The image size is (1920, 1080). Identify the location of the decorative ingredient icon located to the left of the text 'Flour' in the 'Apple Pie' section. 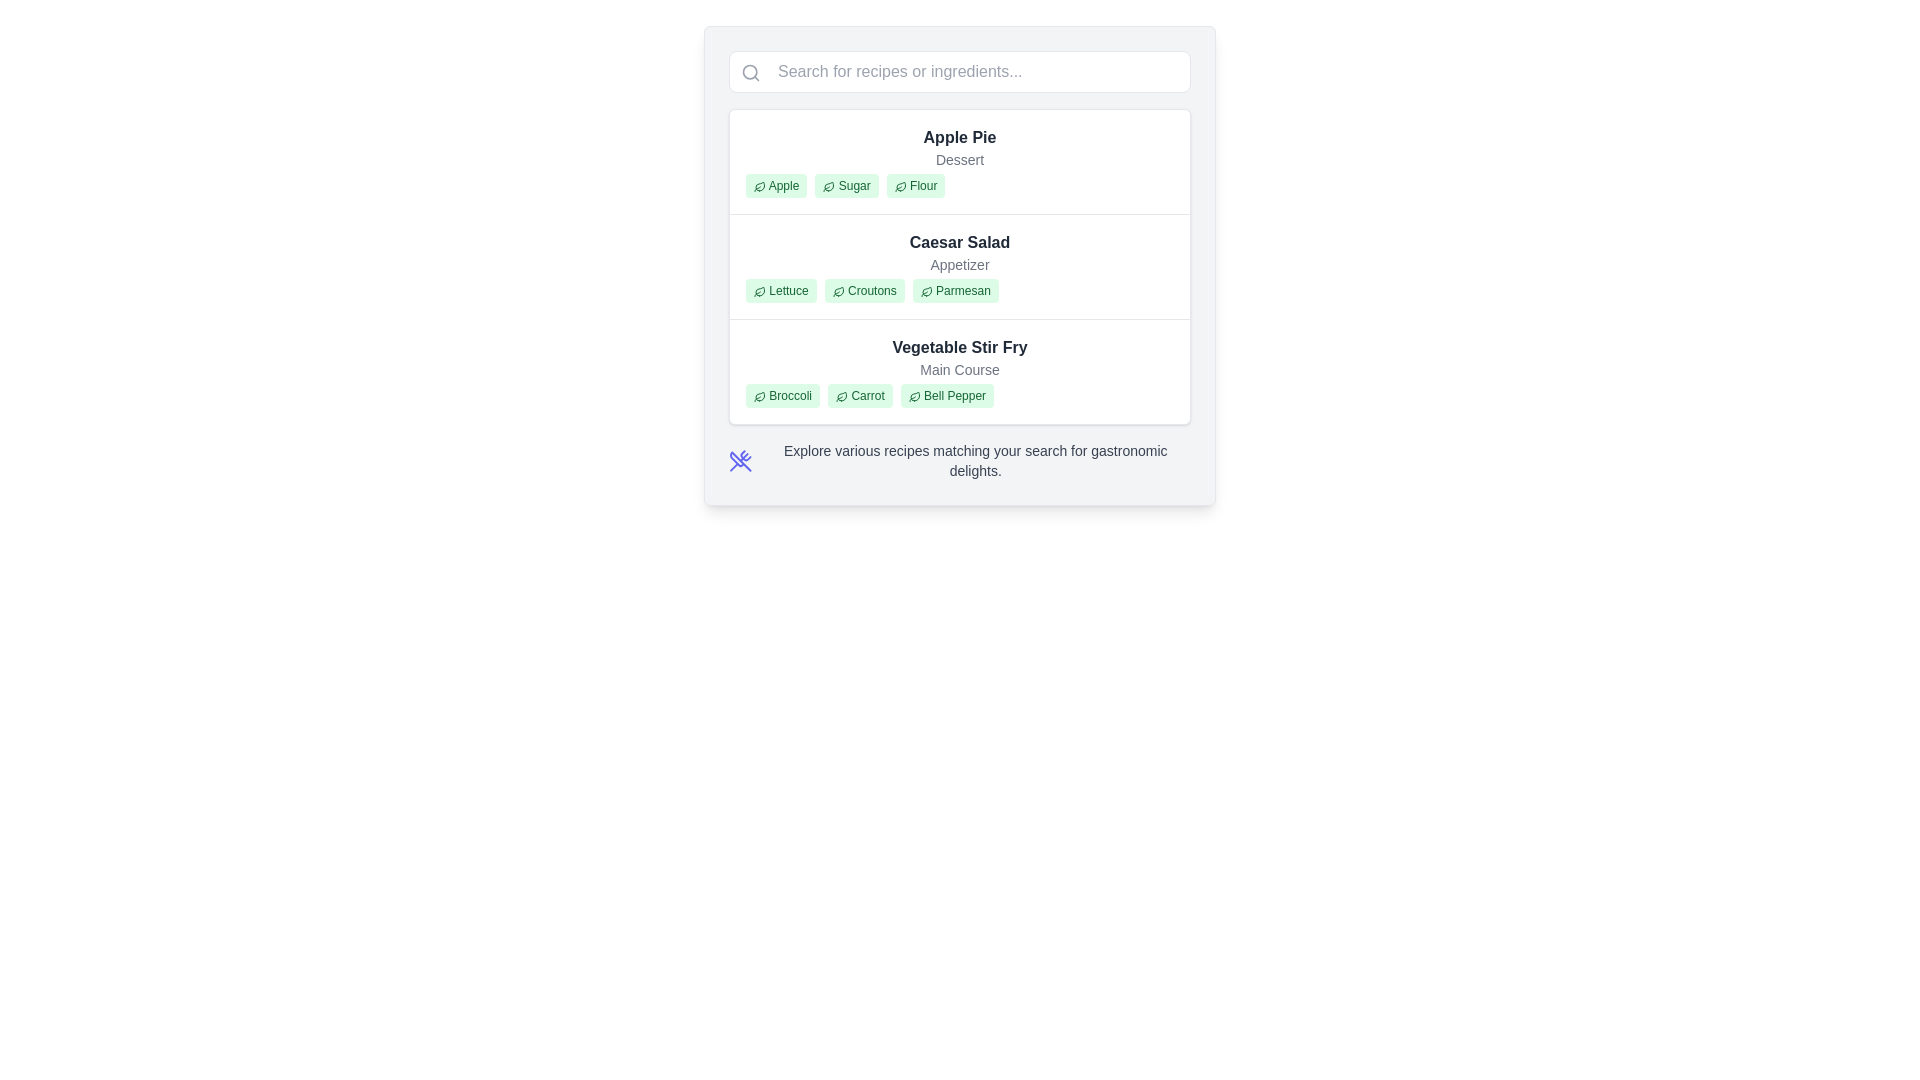
(900, 186).